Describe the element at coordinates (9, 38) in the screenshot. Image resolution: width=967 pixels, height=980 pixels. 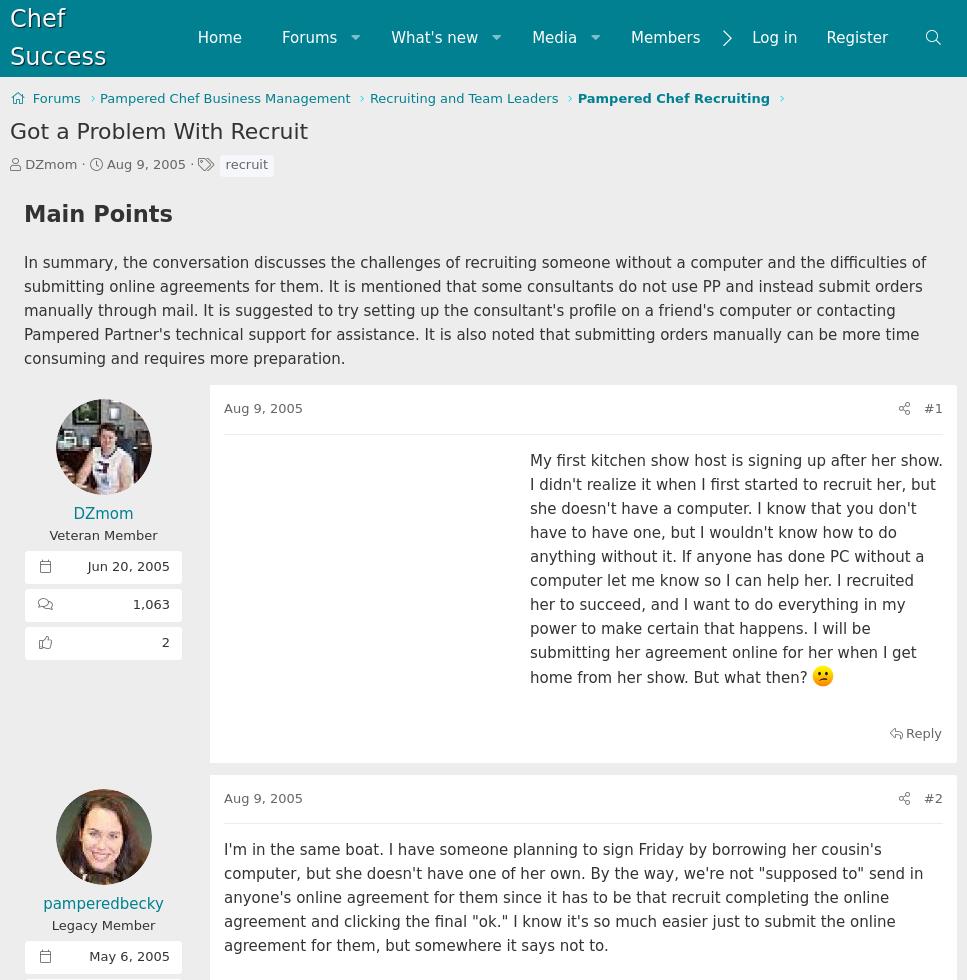
I see `'Chef Success'` at that location.